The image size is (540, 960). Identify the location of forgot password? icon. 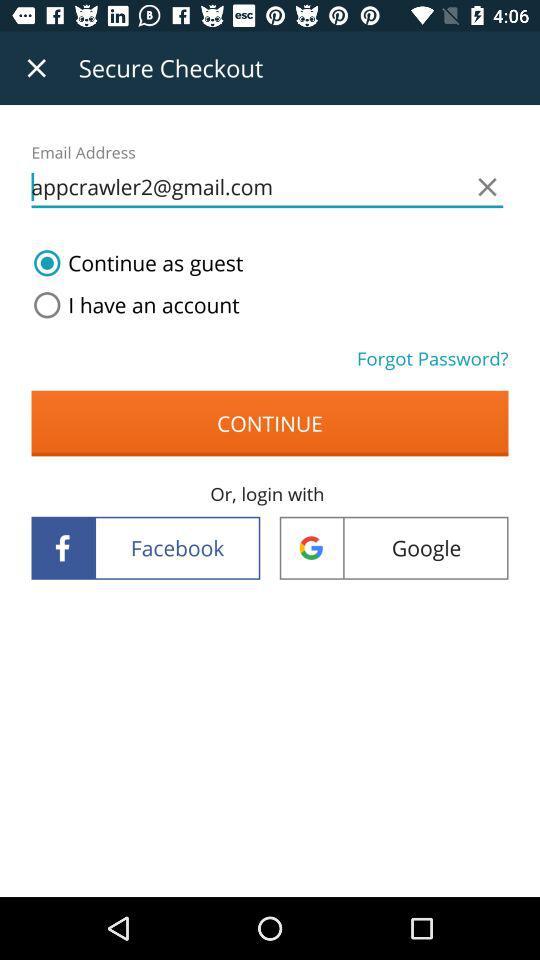
(431, 358).